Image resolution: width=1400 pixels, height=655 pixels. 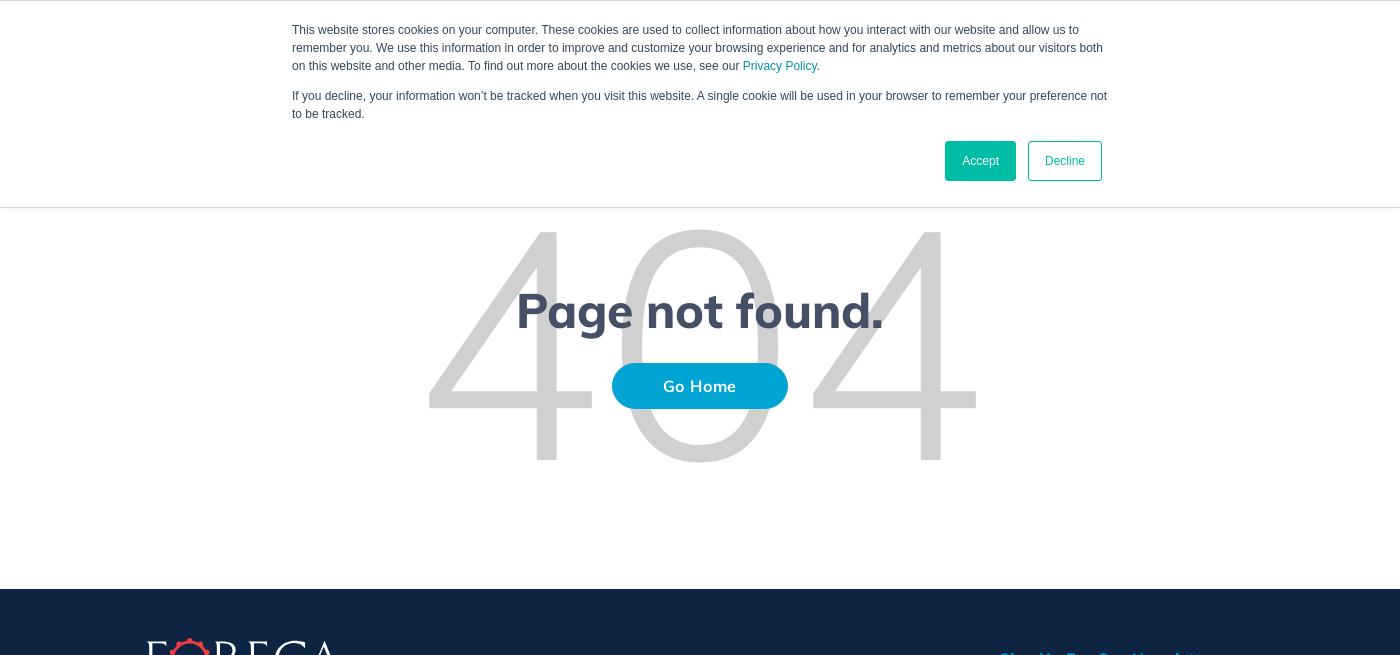 I want to click on 'Contact', so click(x=1252, y=56).